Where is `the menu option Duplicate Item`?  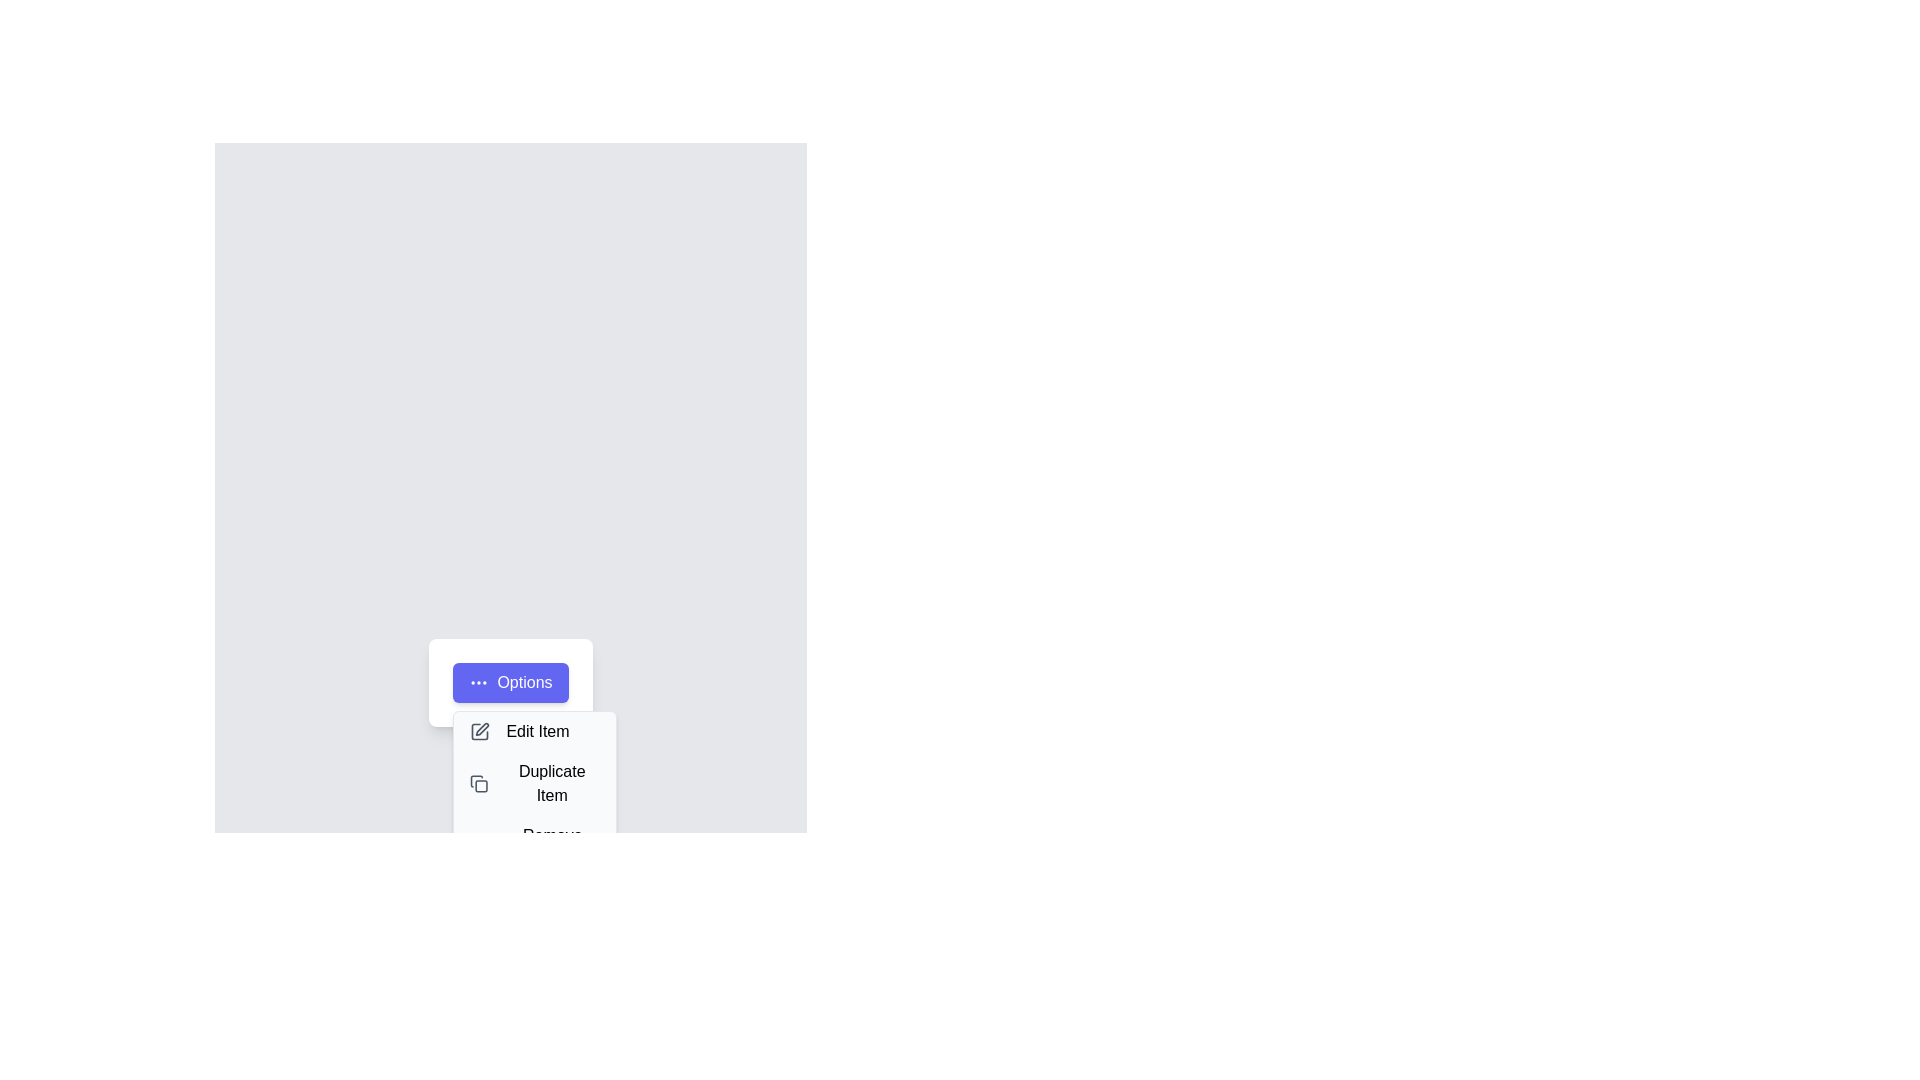
the menu option Duplicate Item is located at coordinates (534, 782).